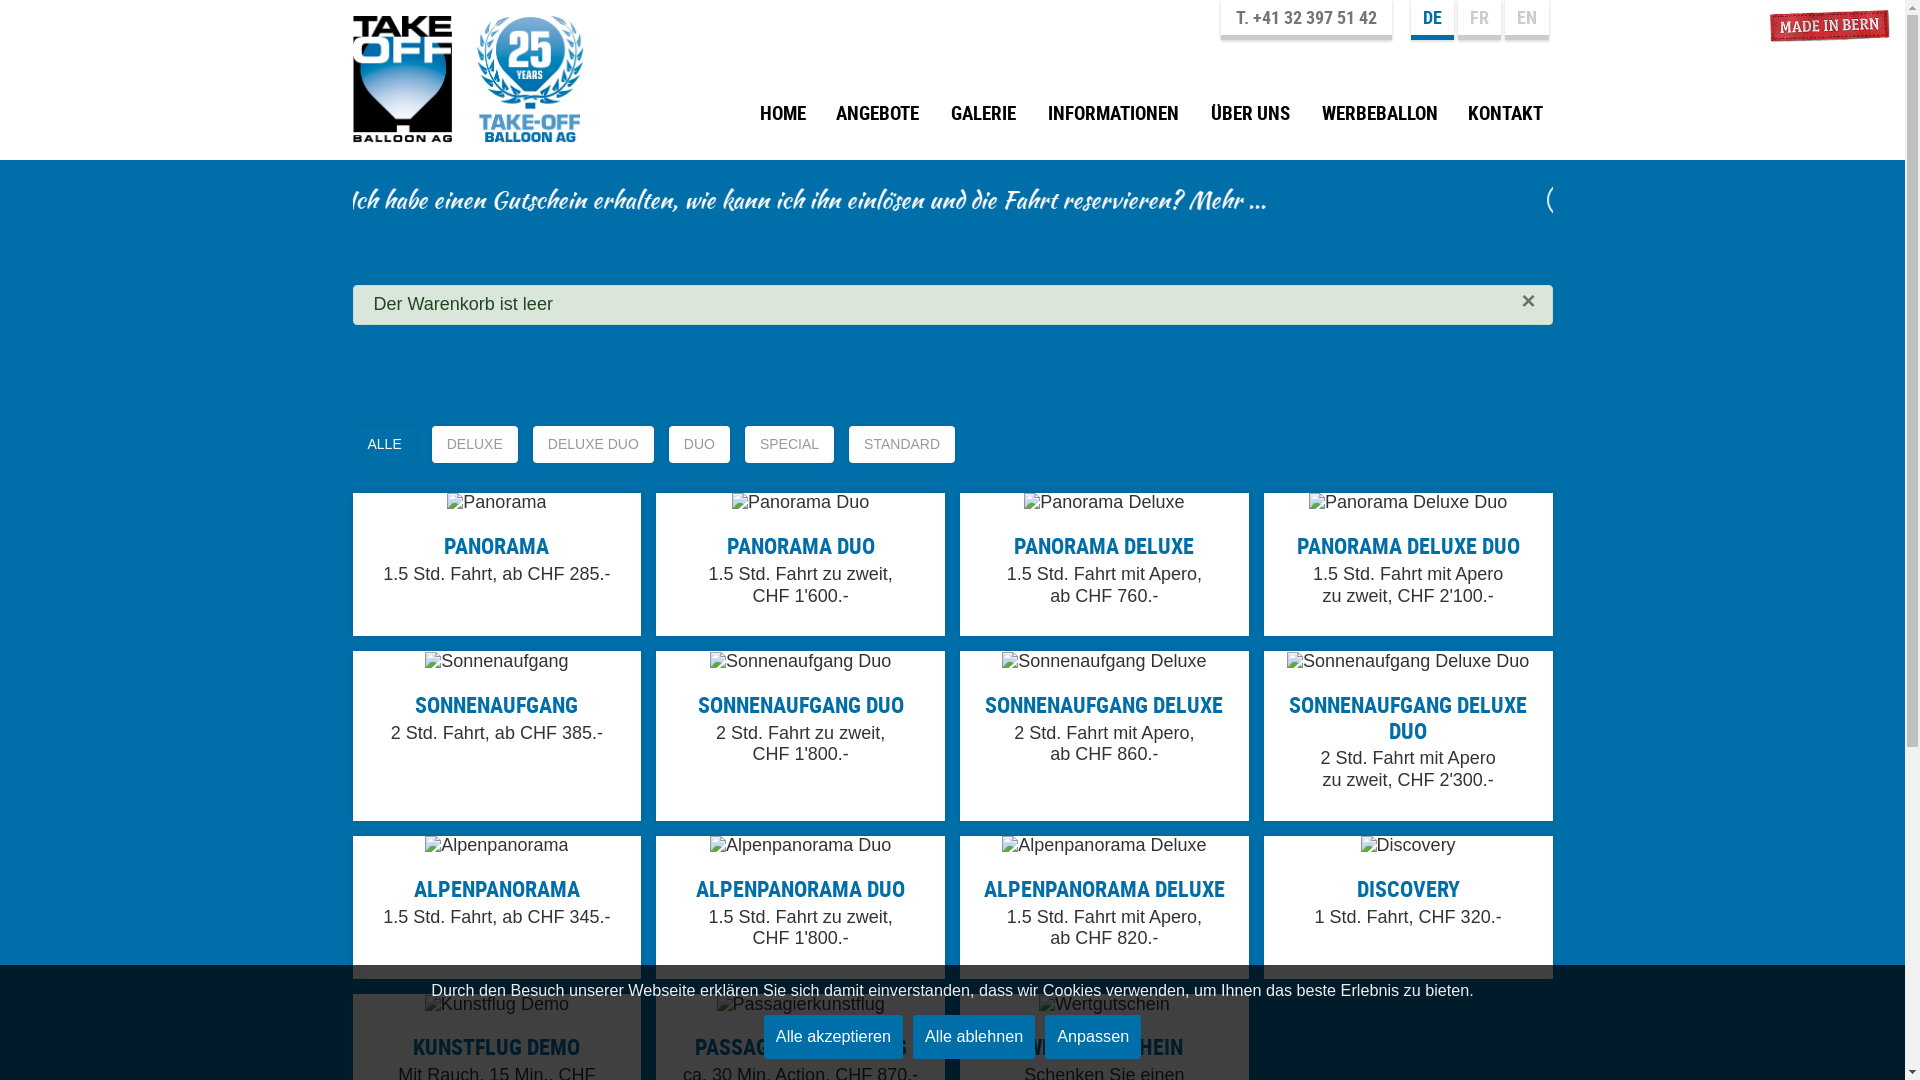 The width and height of the screenshot is (1920, 1080). Describe the element at coordinates (496, 703) in the screenshot. I see `'SONNENAUFGANG'` at that location.